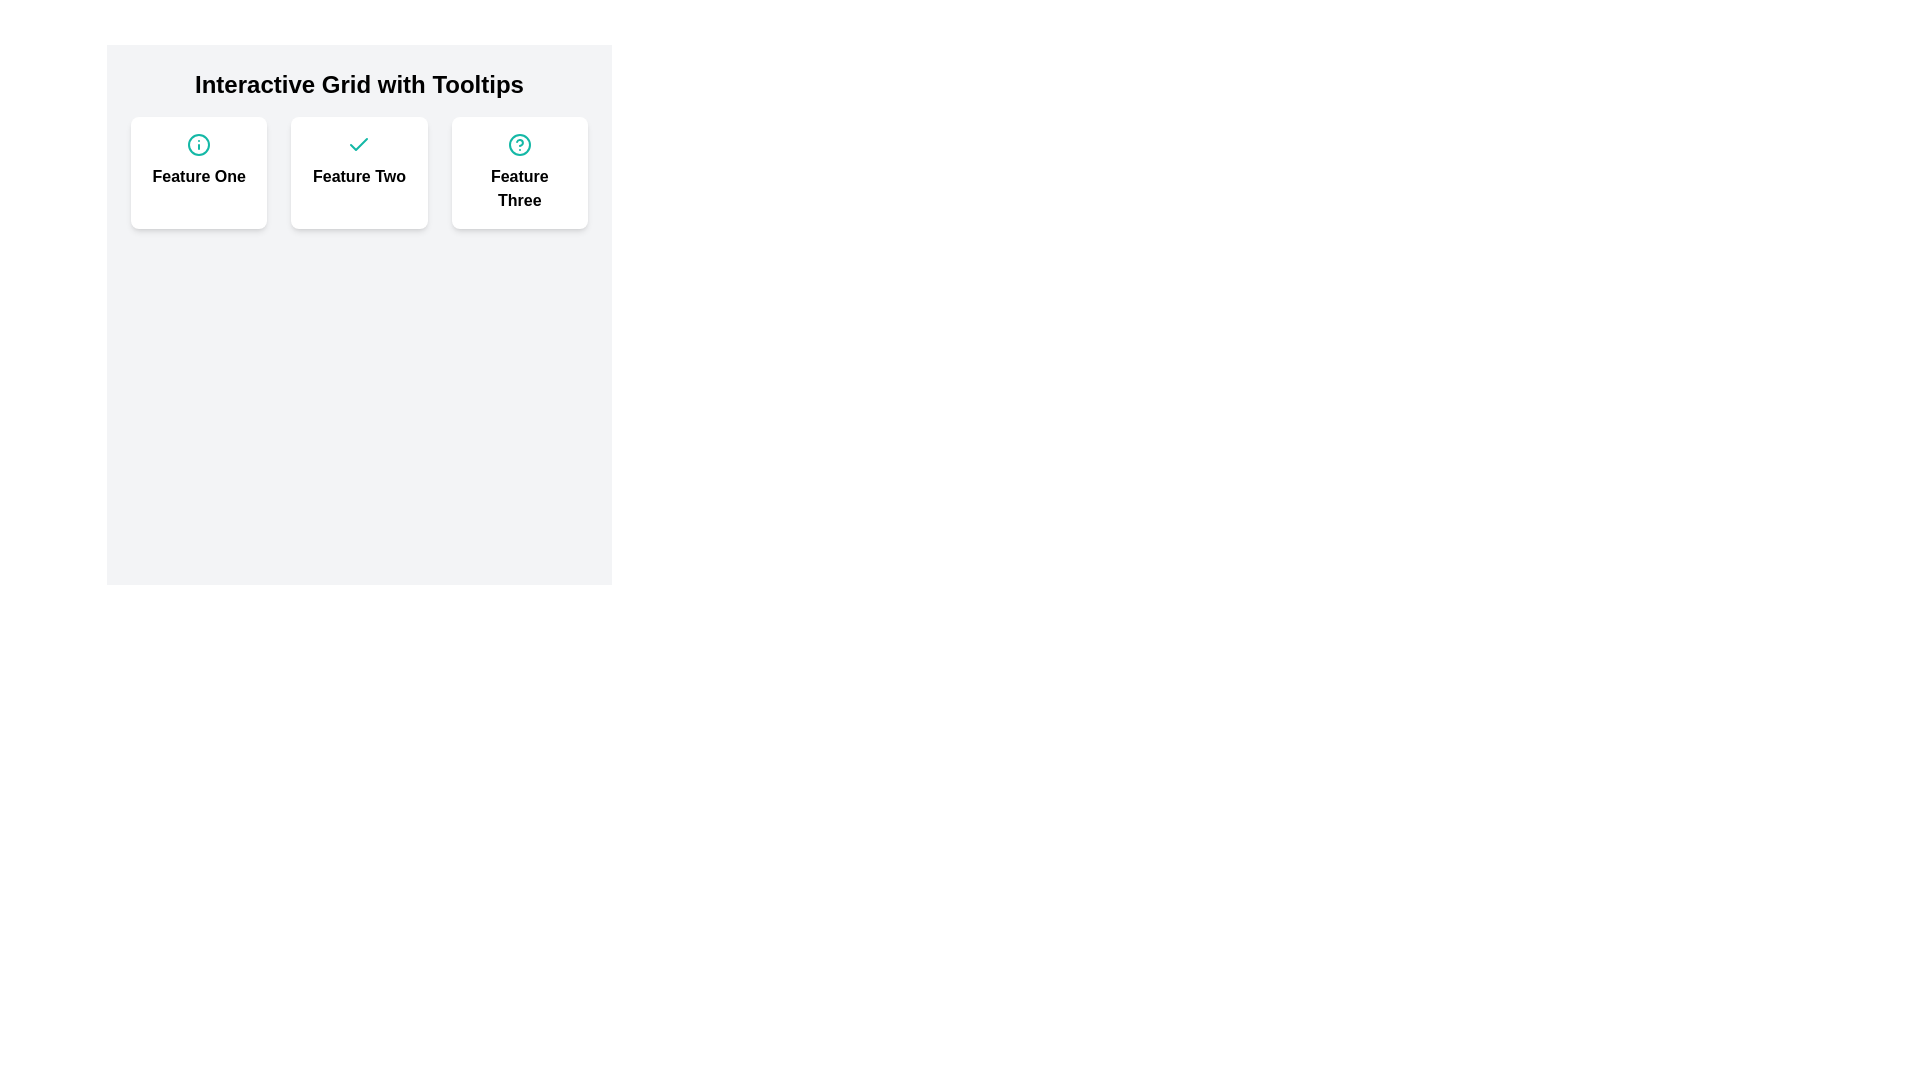  What do you see at coordinates (519, 172) in the screenshot?
I see `the third card in the grid layout that provides information about 'Feature Three'` at bounding box center [519, 172].